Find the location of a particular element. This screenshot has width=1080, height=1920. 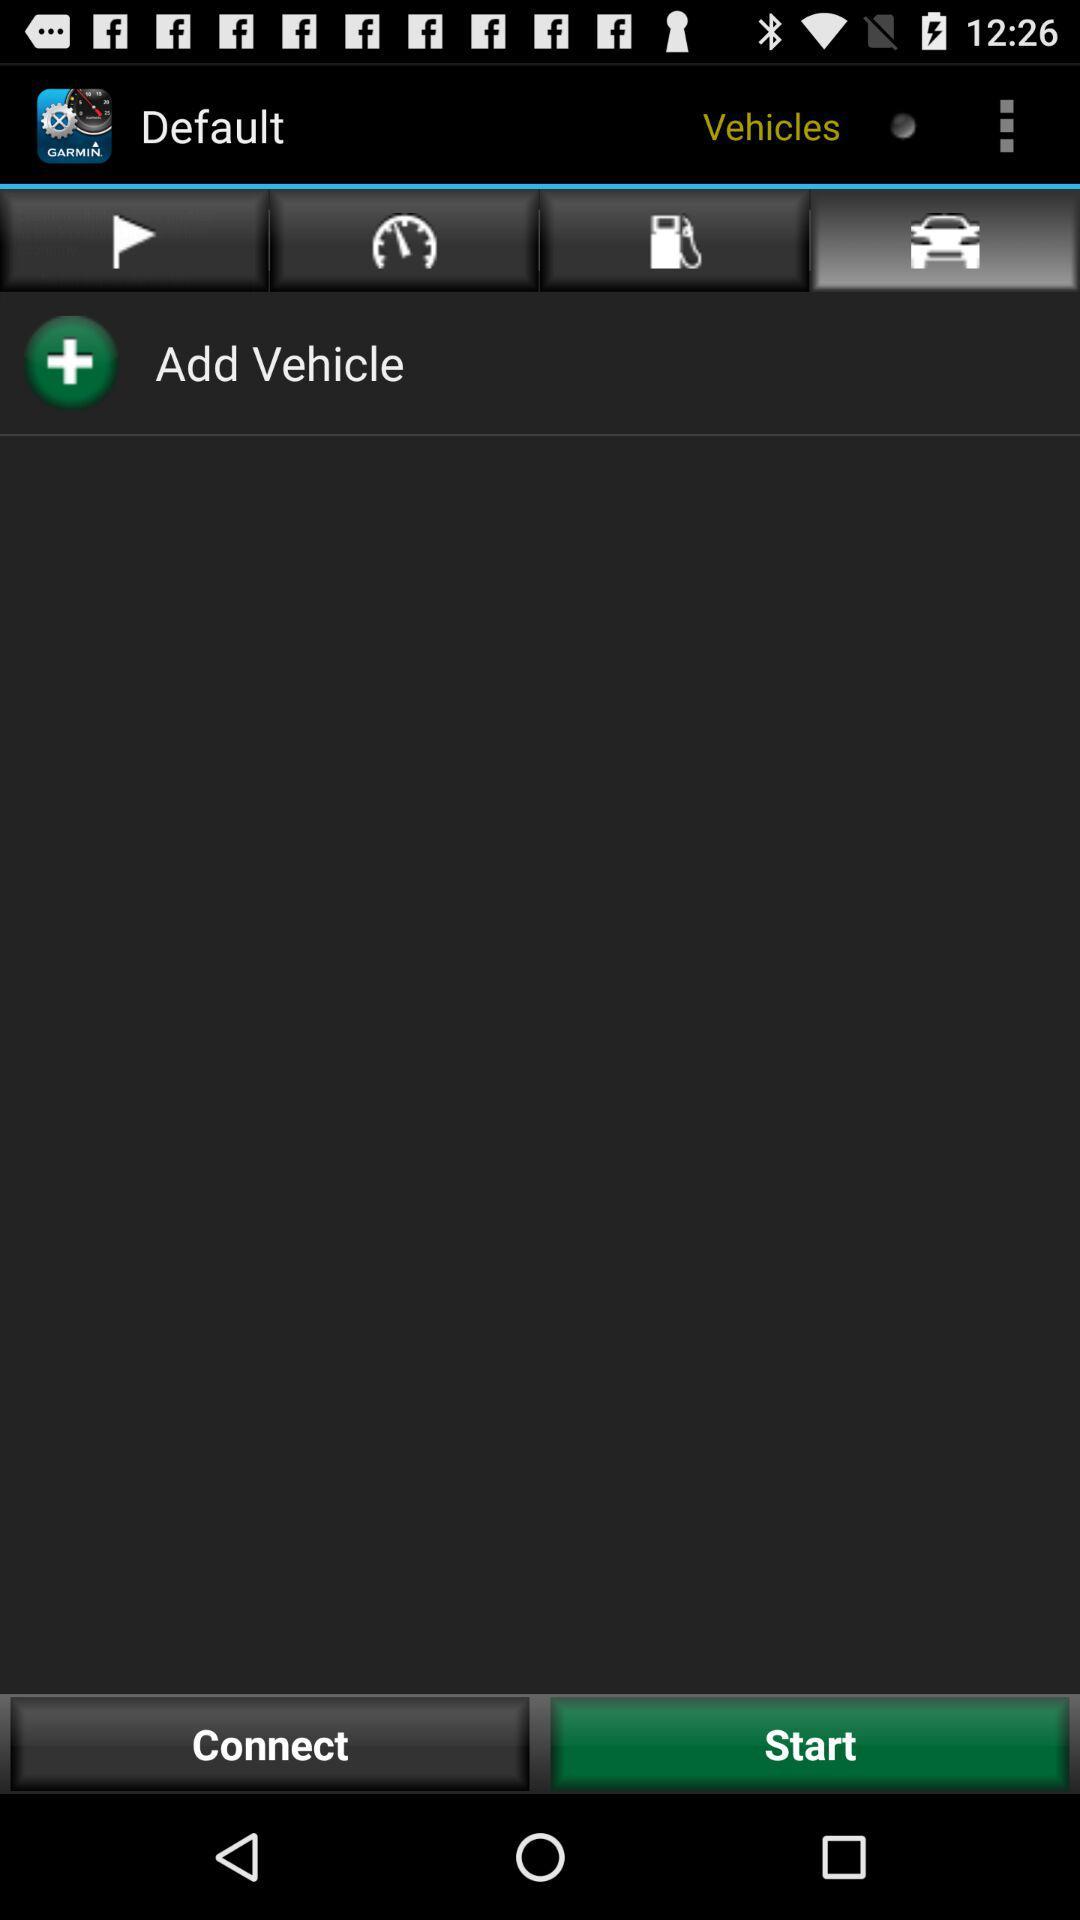

button above connect is located at coordinates (279, 362).